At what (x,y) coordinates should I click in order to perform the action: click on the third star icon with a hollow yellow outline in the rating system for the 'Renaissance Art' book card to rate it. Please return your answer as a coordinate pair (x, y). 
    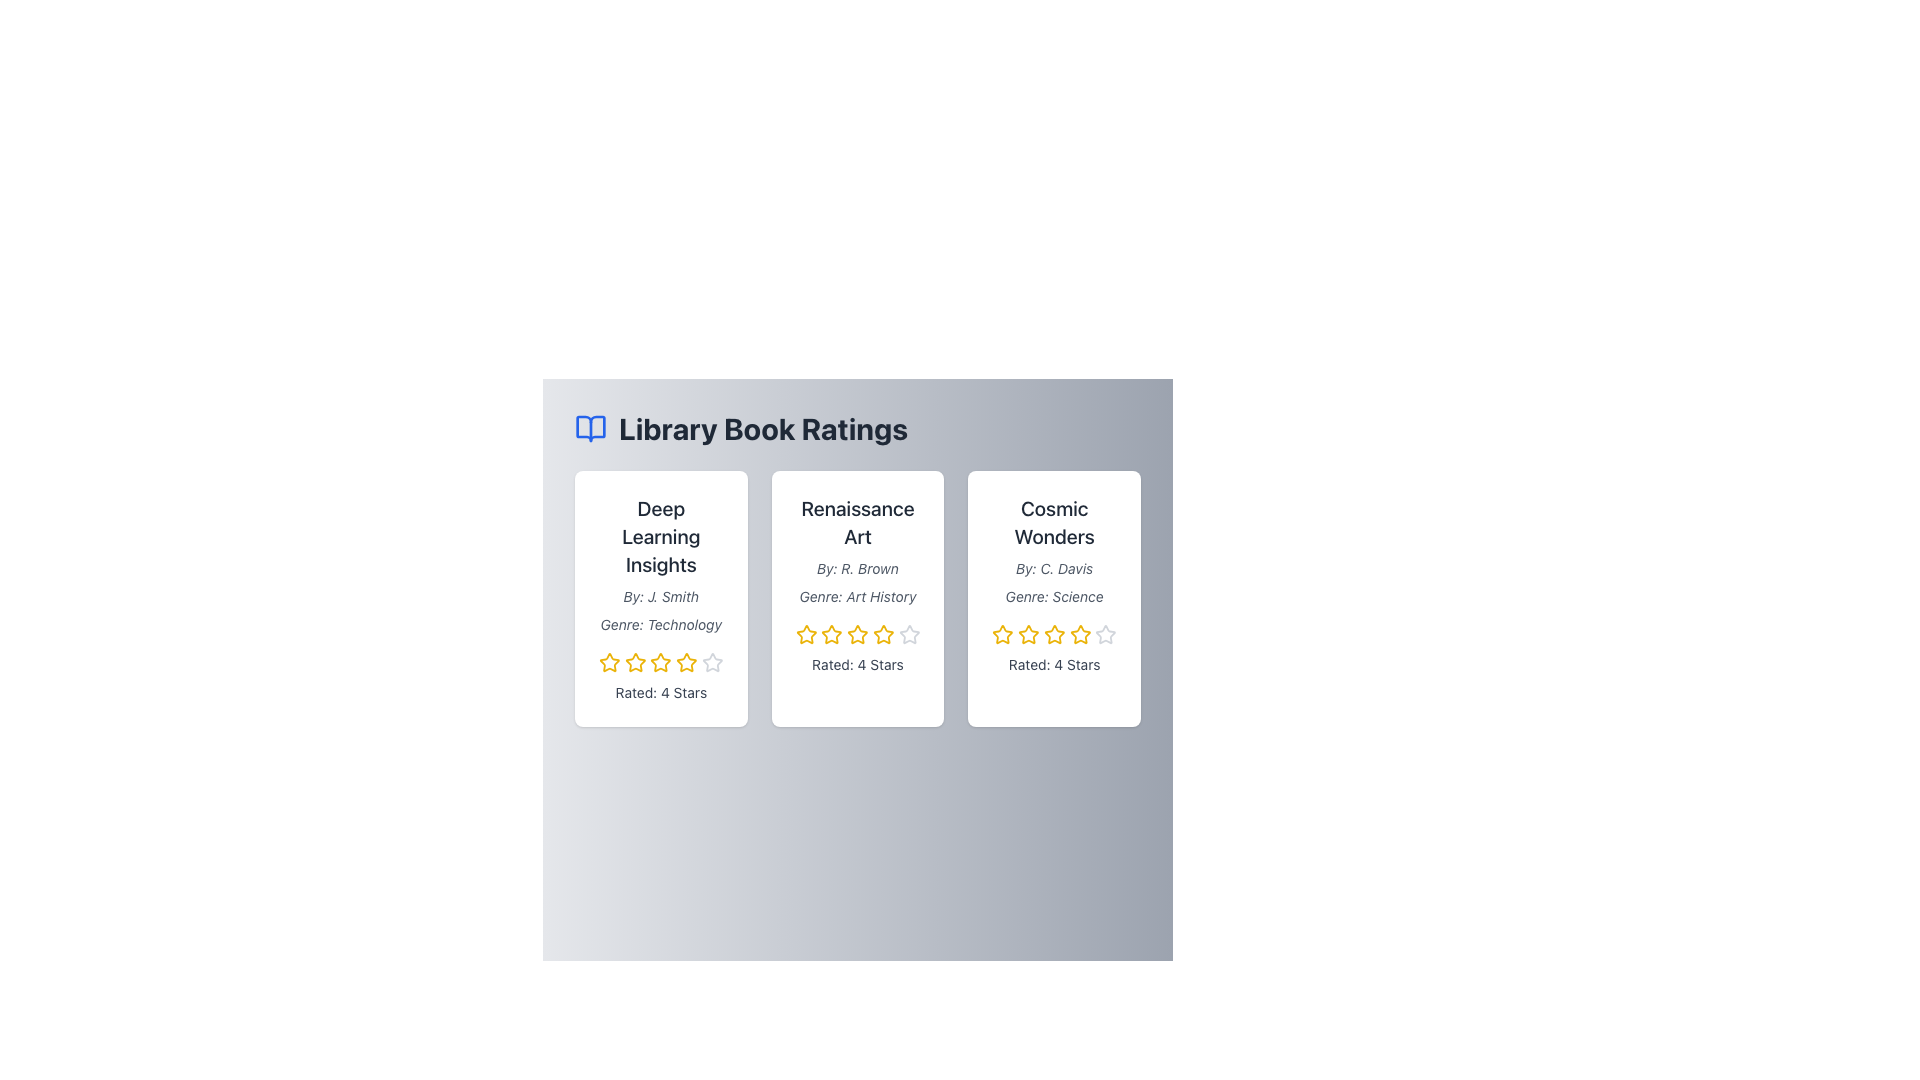
    Looking at the image, I should click on (858, 634).